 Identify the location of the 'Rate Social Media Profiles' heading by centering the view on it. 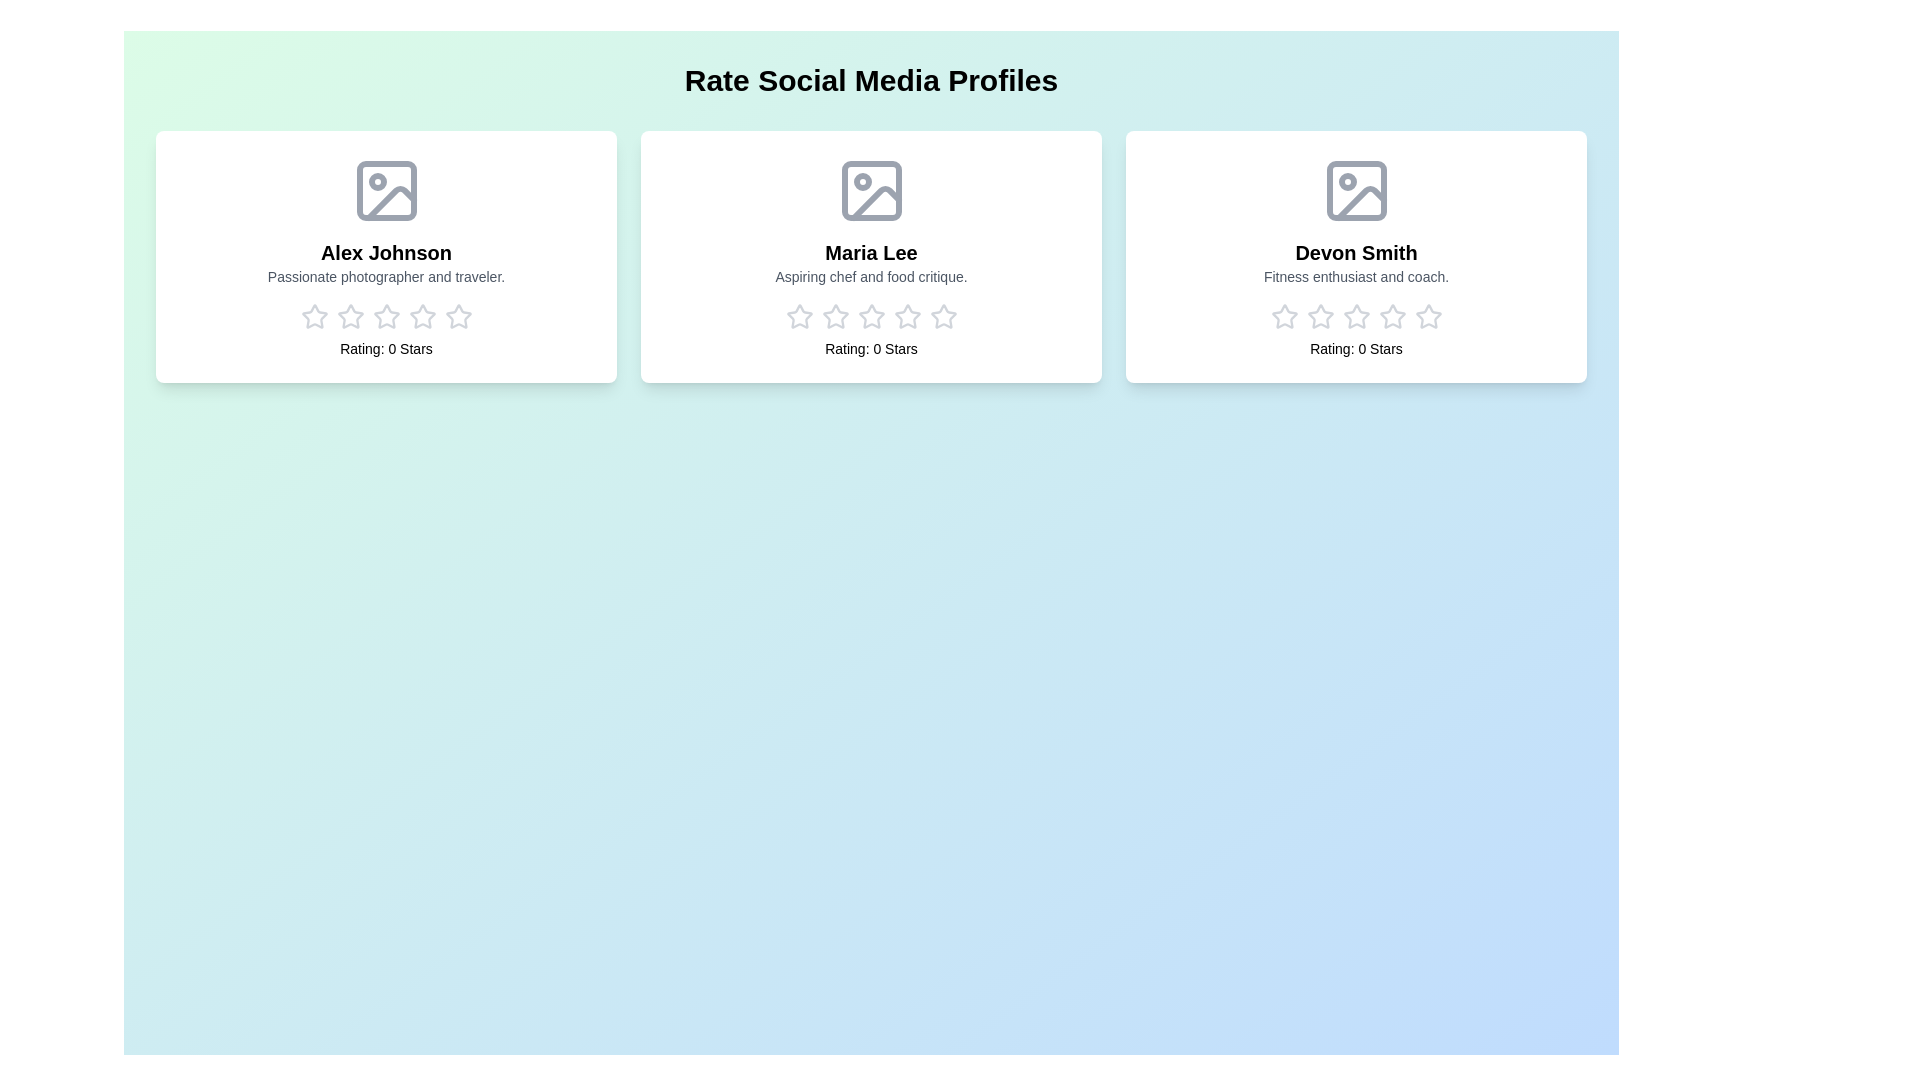
(871, 80).